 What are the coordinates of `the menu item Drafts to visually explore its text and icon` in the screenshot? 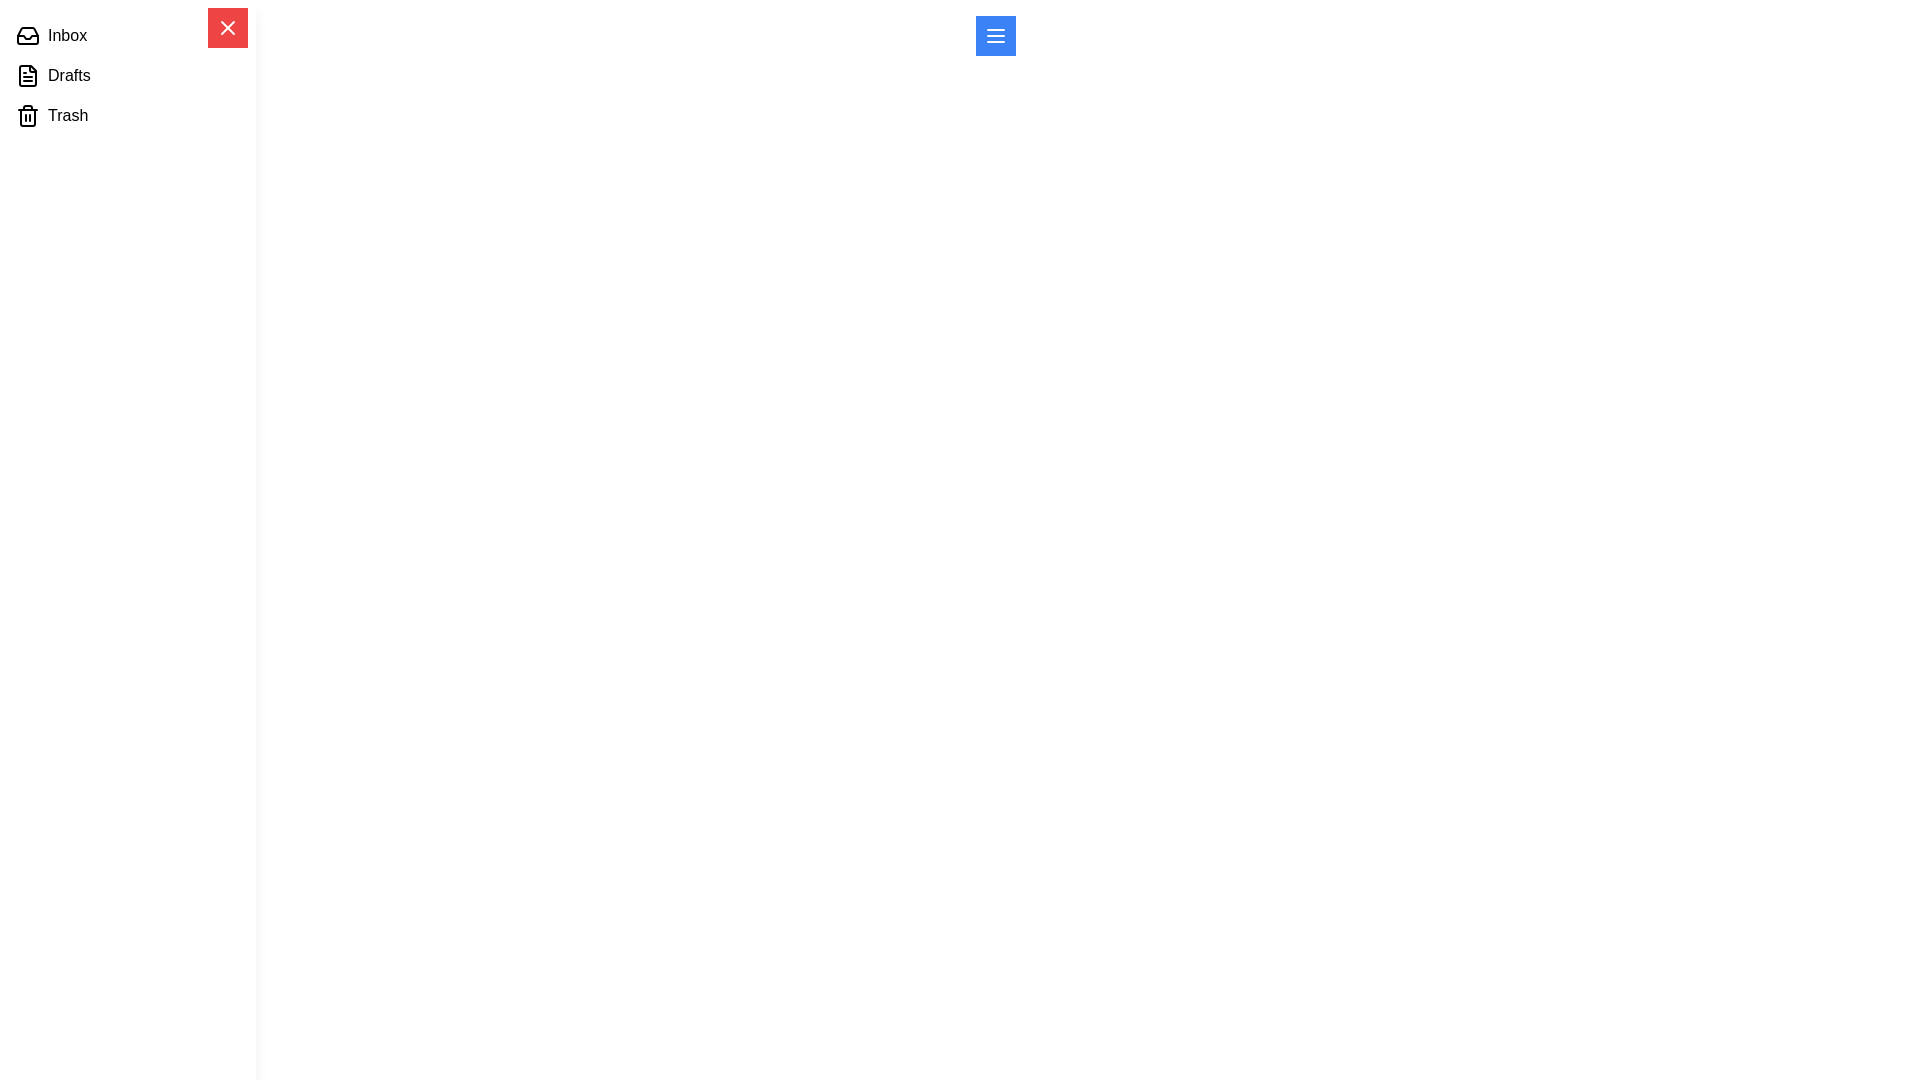 It's located at (127, 75).